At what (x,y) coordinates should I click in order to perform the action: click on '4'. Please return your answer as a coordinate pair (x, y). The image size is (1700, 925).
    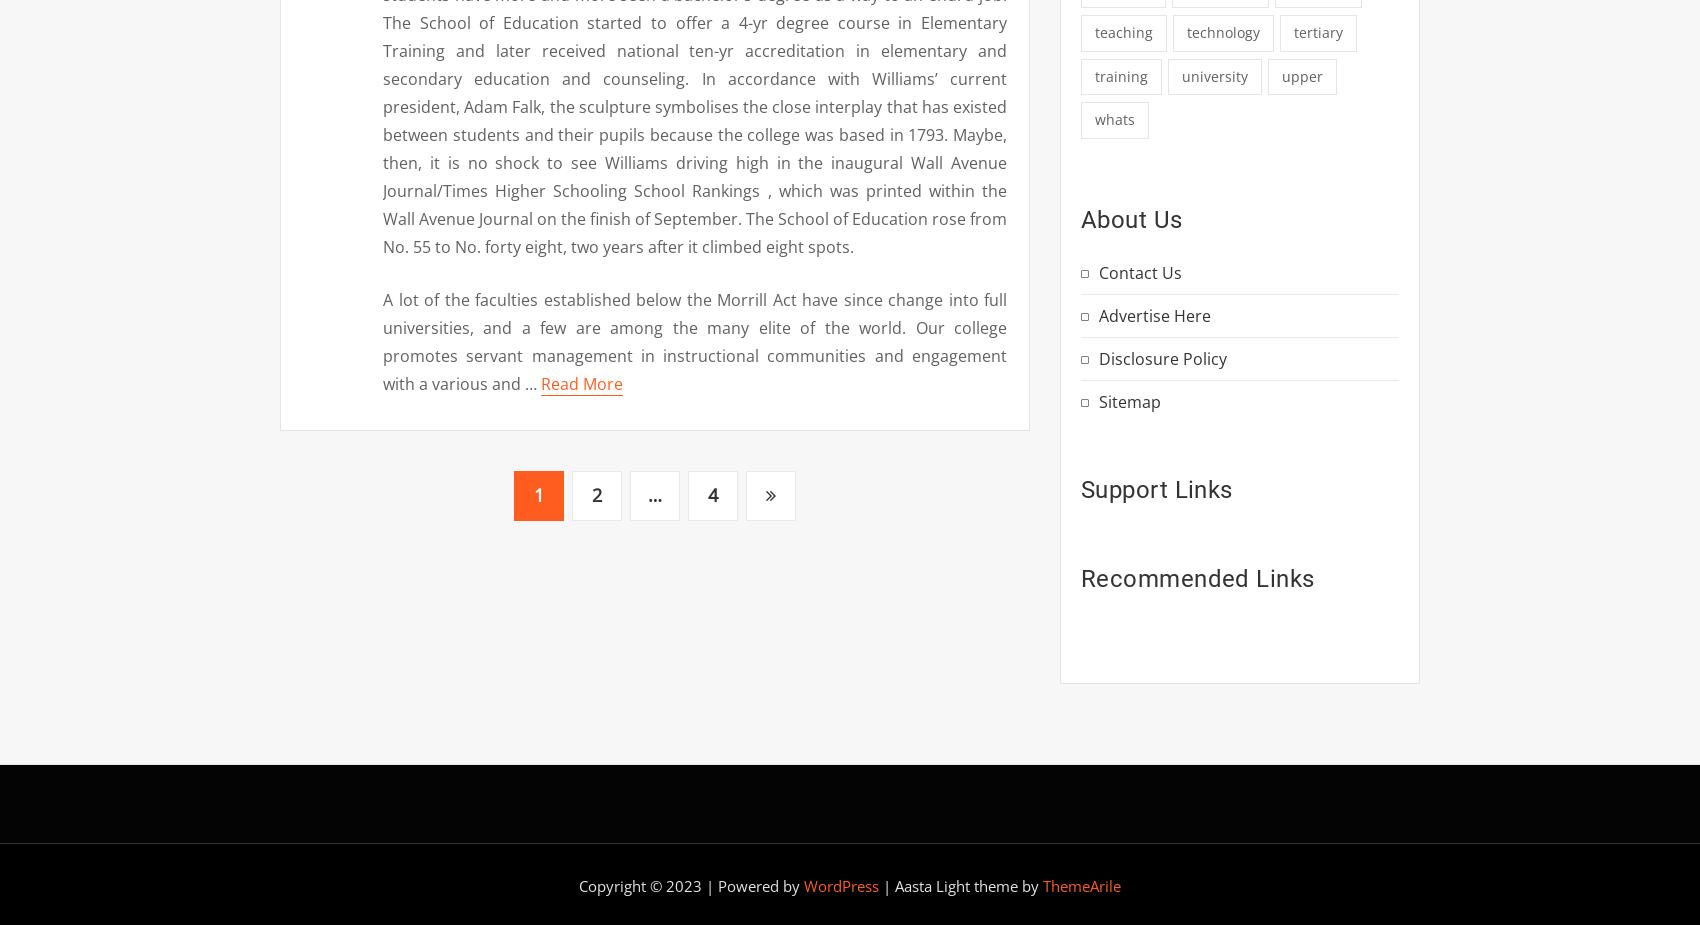
    Looking at the image, I should click on (712, 494).